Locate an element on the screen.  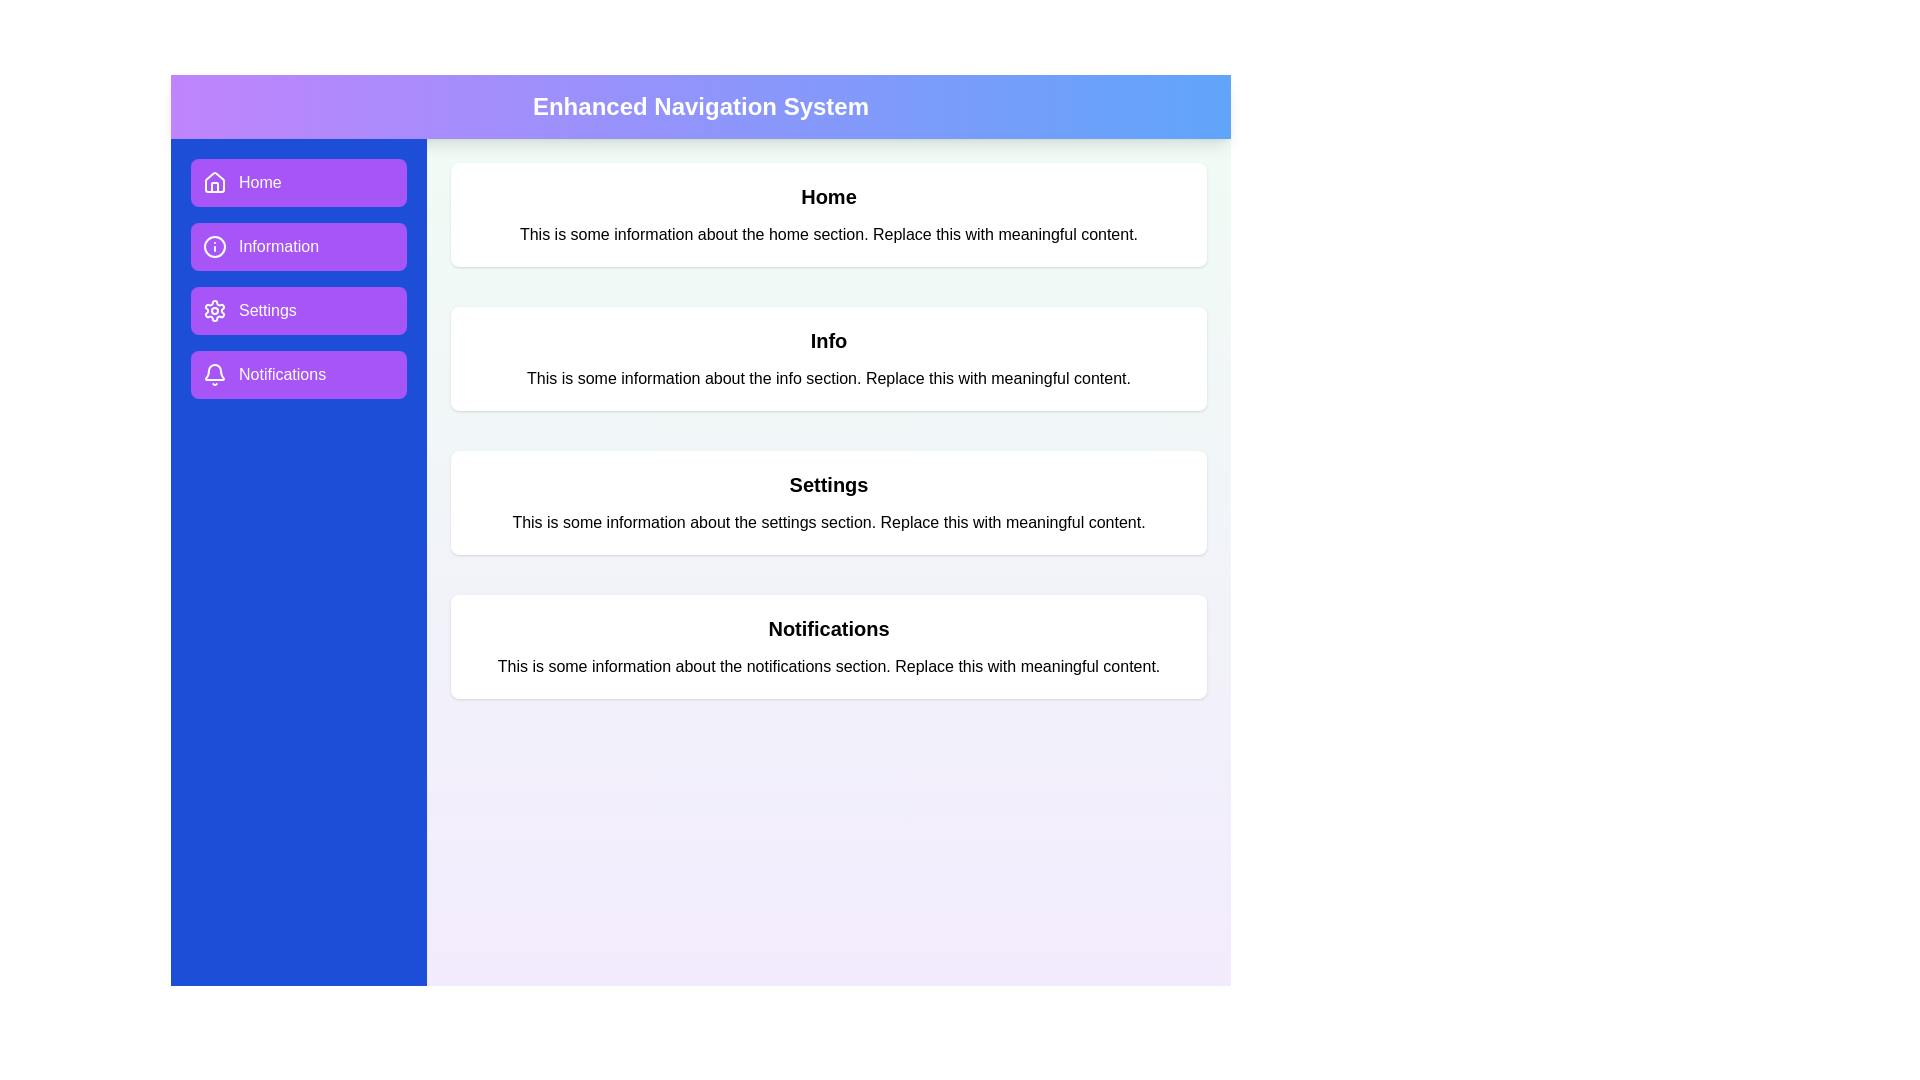
the 'Home' icon located in the left sidebar navigation menu, which serves as a visual indicator is located at coordinates (215, 182).